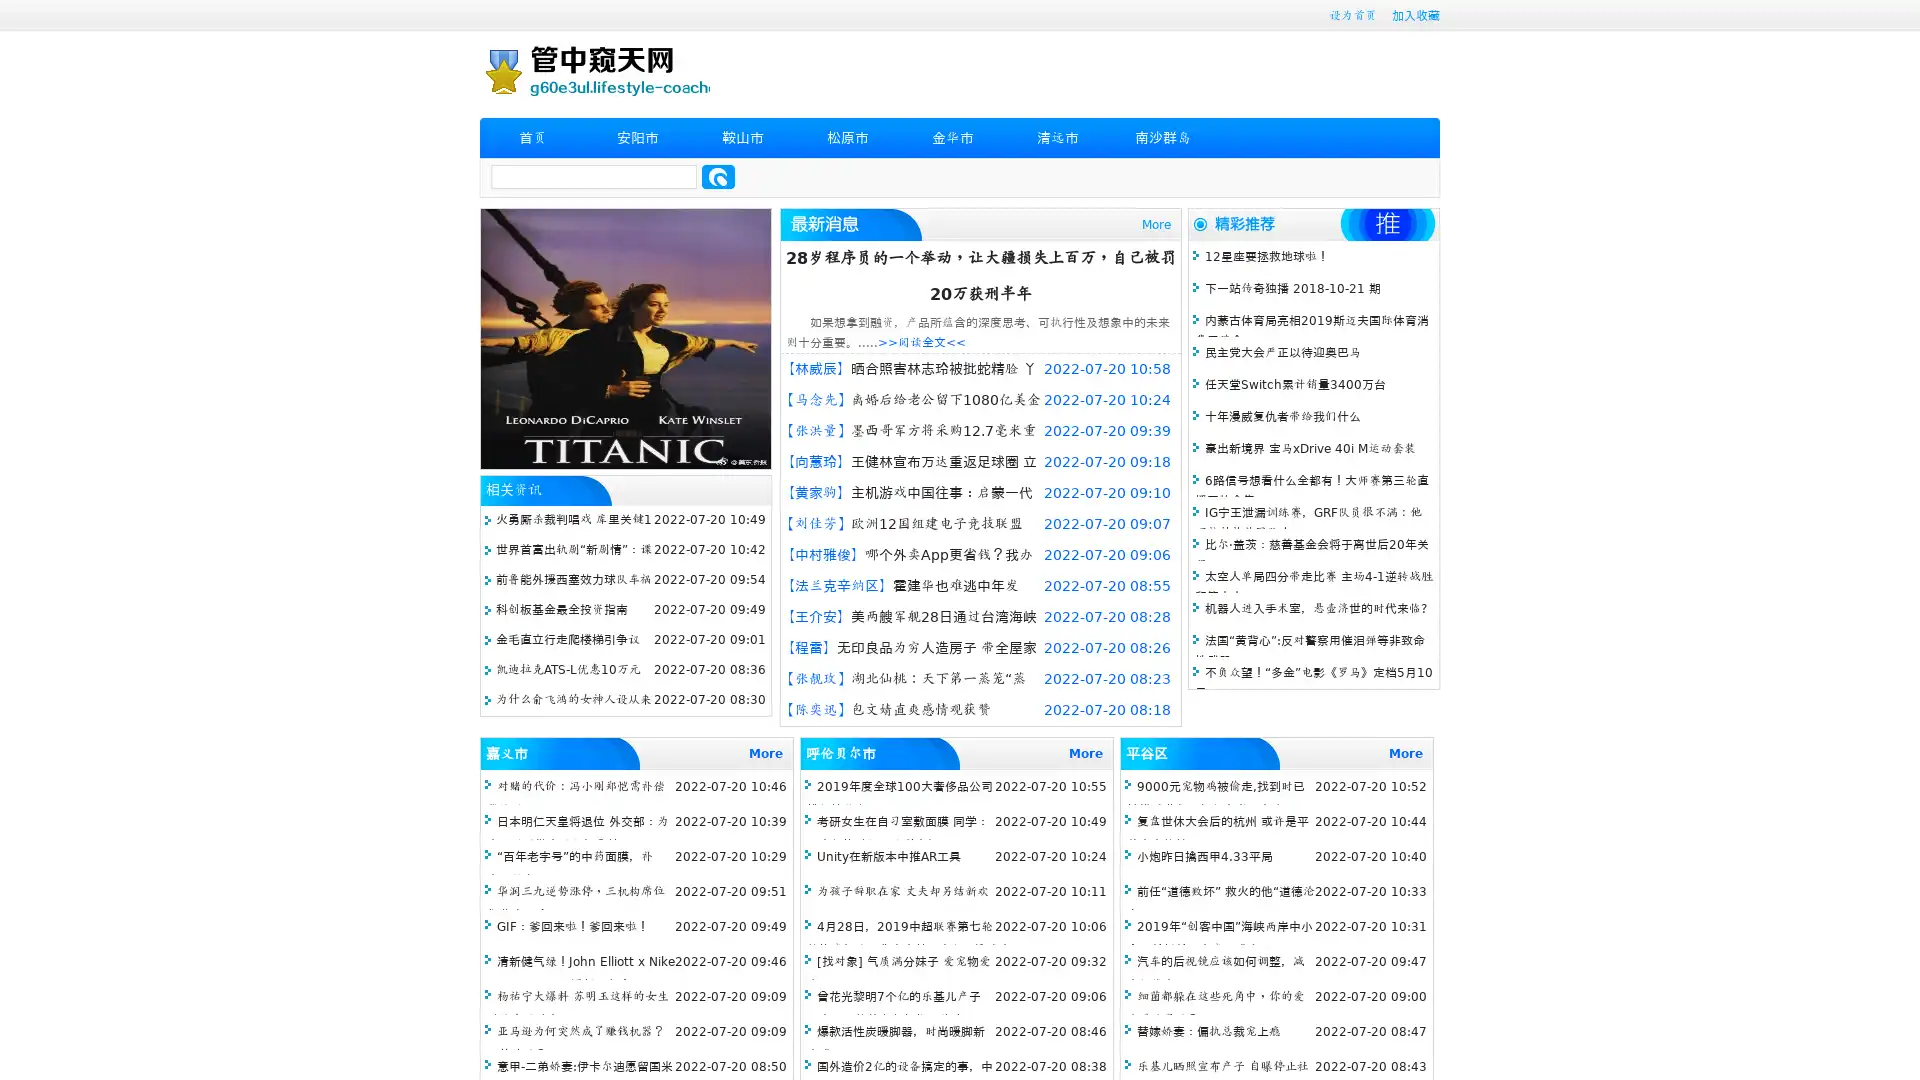  Describe the element at coordinates (718, 176) in the screenshot. I see `Search` at that location.